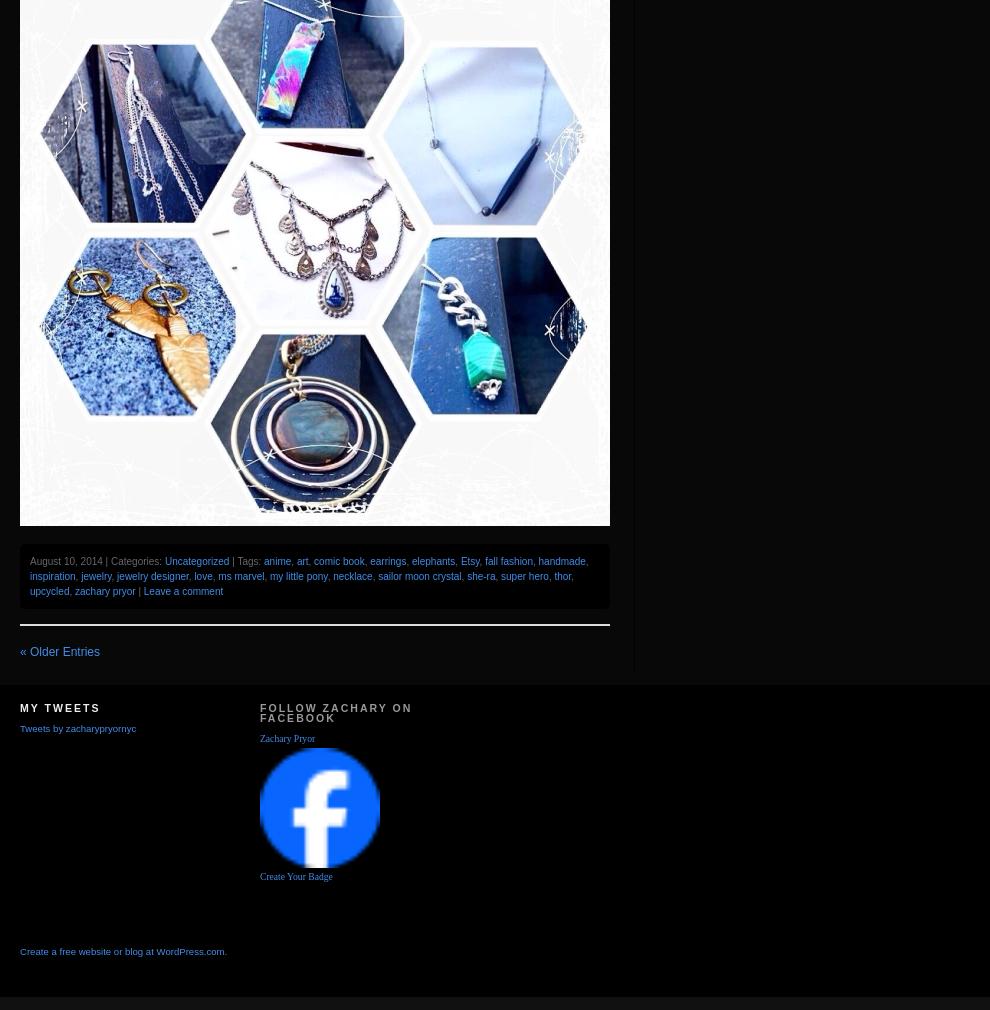 The width and height of the screenshot is (990, 1010). Describe the element at coordinates (164, 560) in the screenshot. I see `'Uncategorized'` at that location.